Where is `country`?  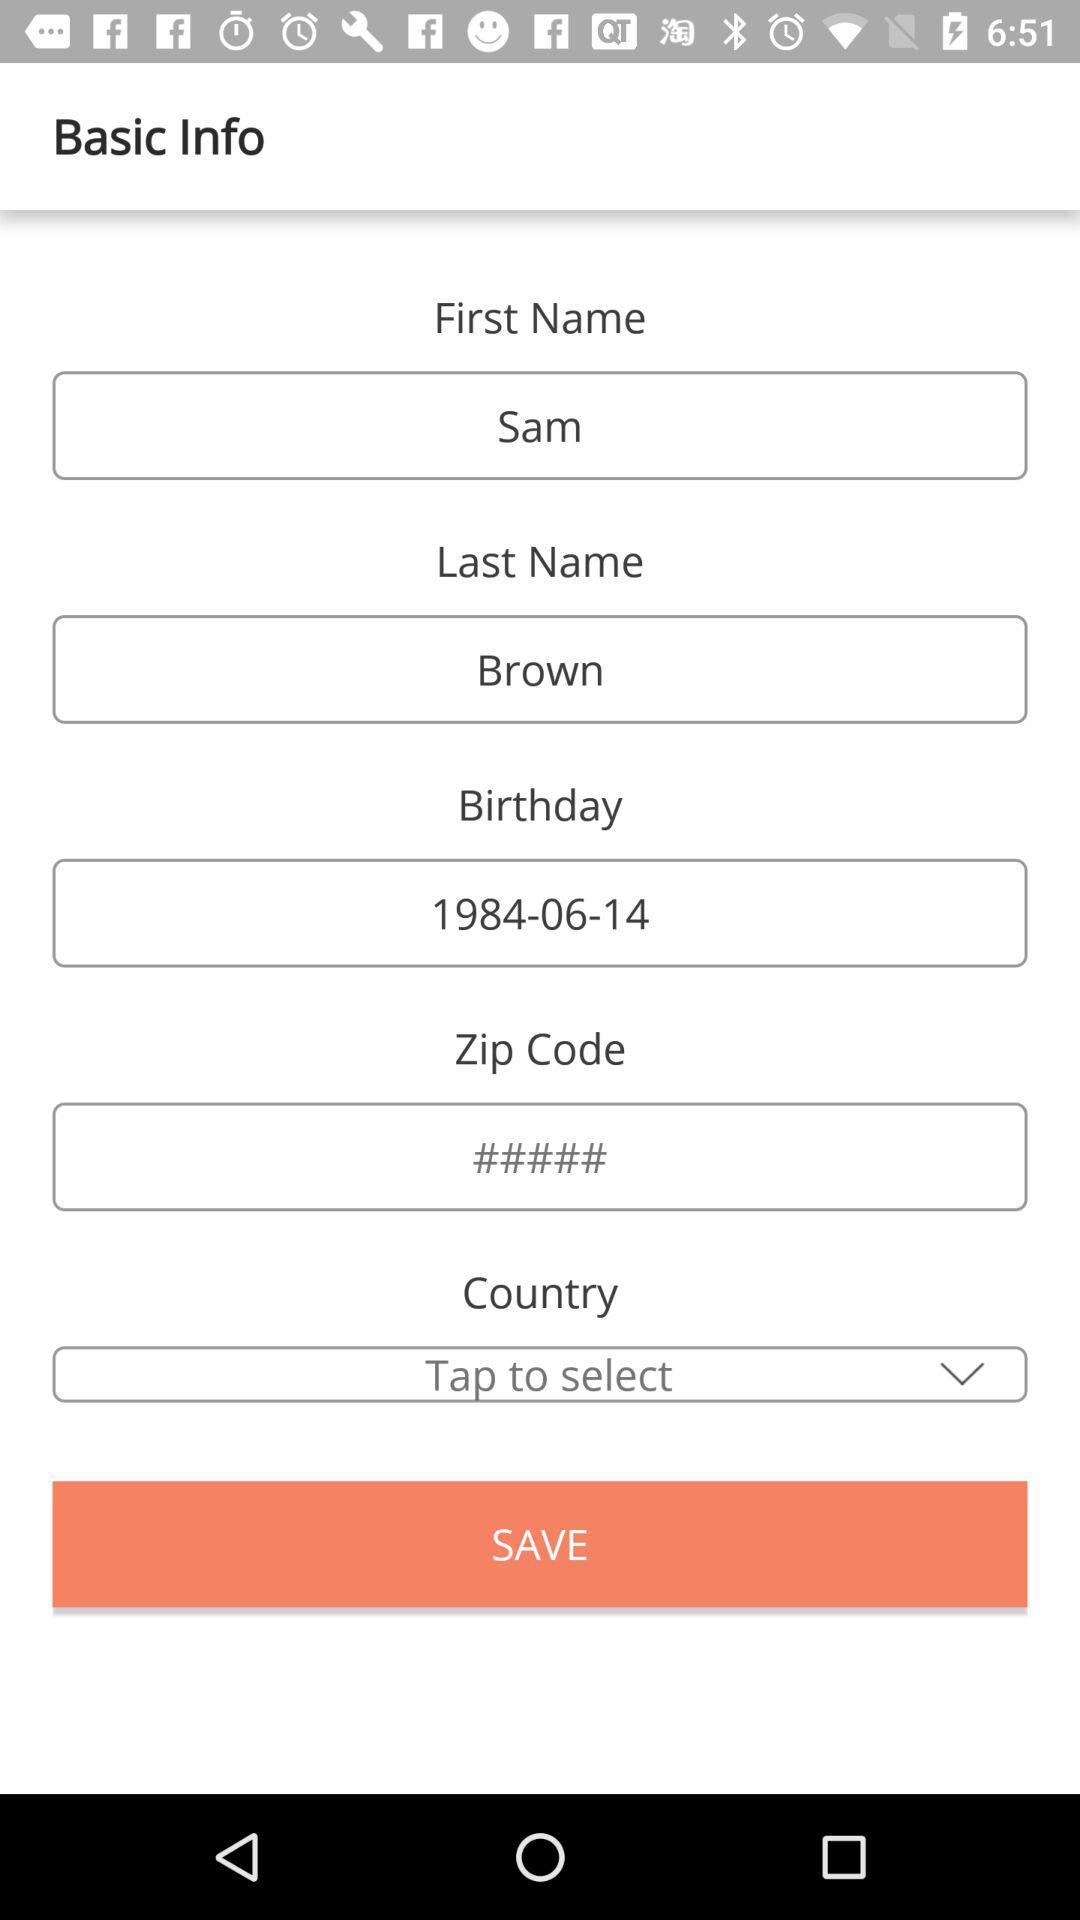
country is located at coordinates (540, 1373).